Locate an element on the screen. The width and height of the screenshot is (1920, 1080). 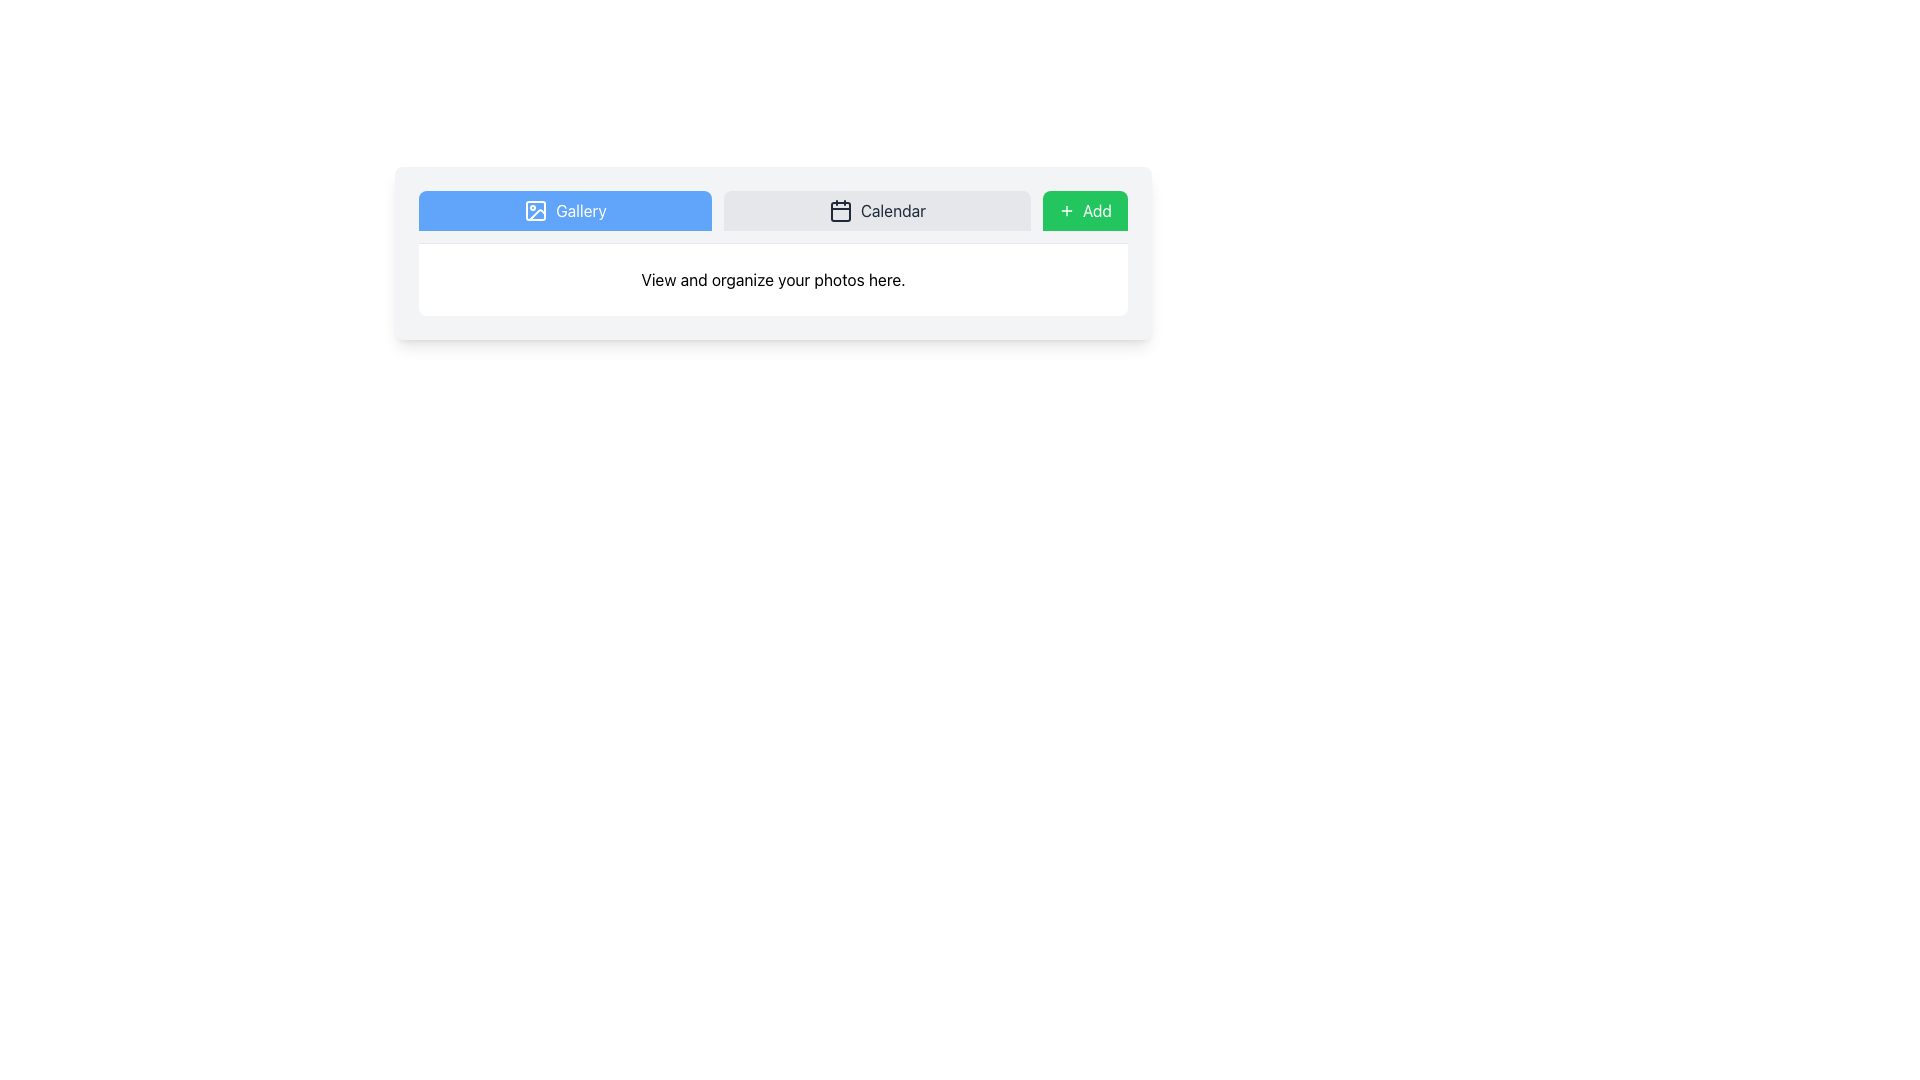
the 'Add' text label which is styled in white color on a green button, located at the rightmost part of the header bar next to a plus sign icon is located at coordinates (1096, 211).